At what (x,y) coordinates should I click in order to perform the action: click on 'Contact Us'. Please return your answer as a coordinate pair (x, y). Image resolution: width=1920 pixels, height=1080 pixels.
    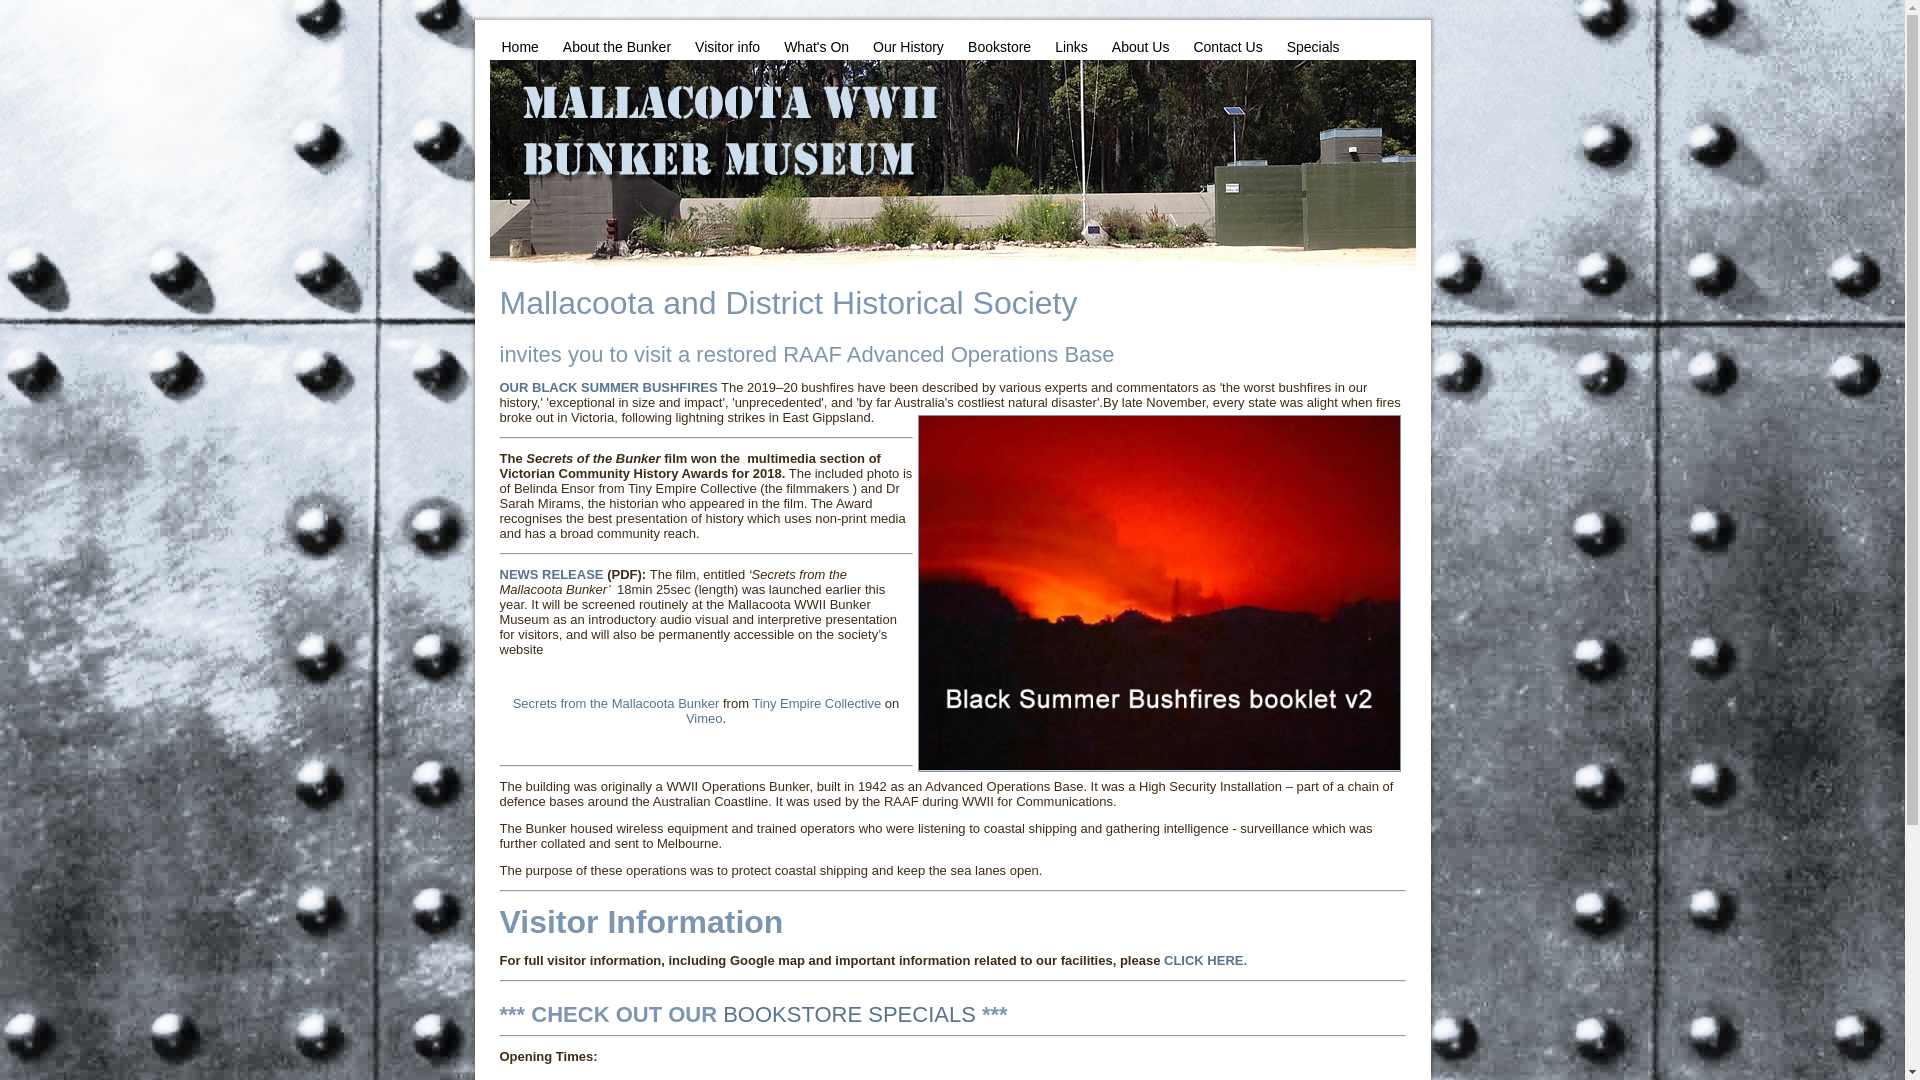
    Looking at the image, I should click on (1226, 46).